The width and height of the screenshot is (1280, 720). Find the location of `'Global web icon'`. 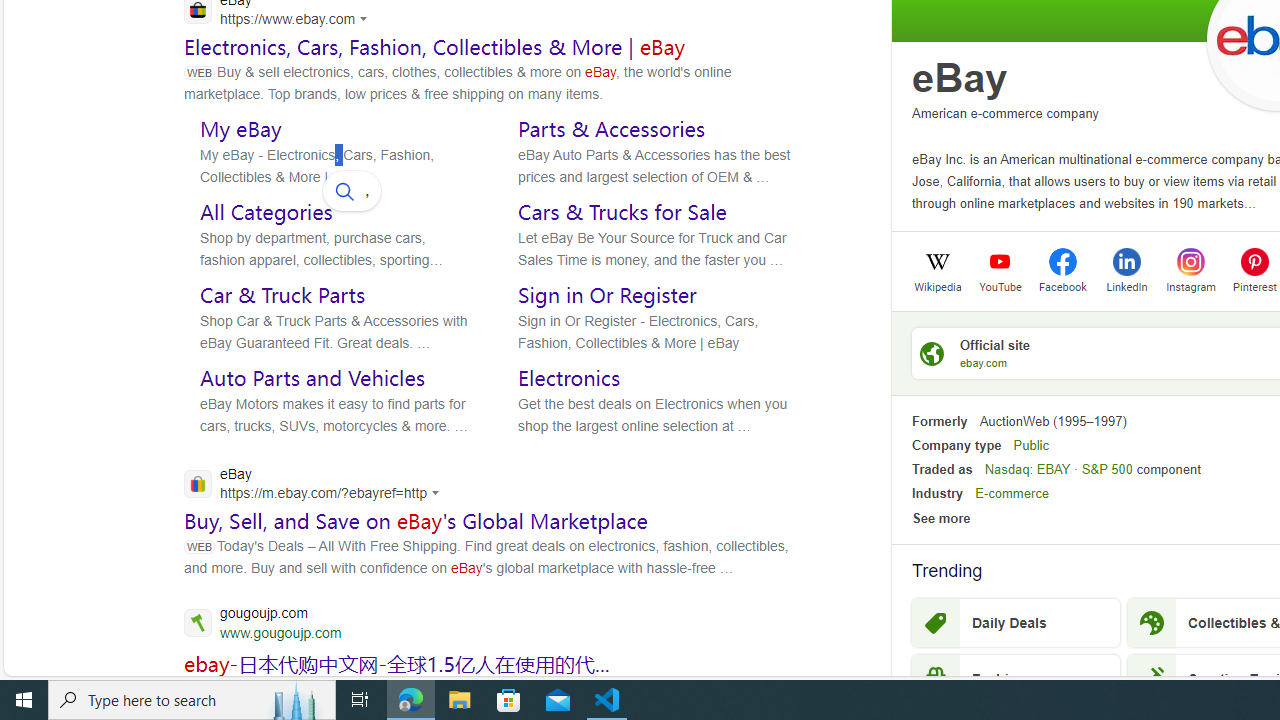

'Global web icon' is located at coordinates (197, 483).